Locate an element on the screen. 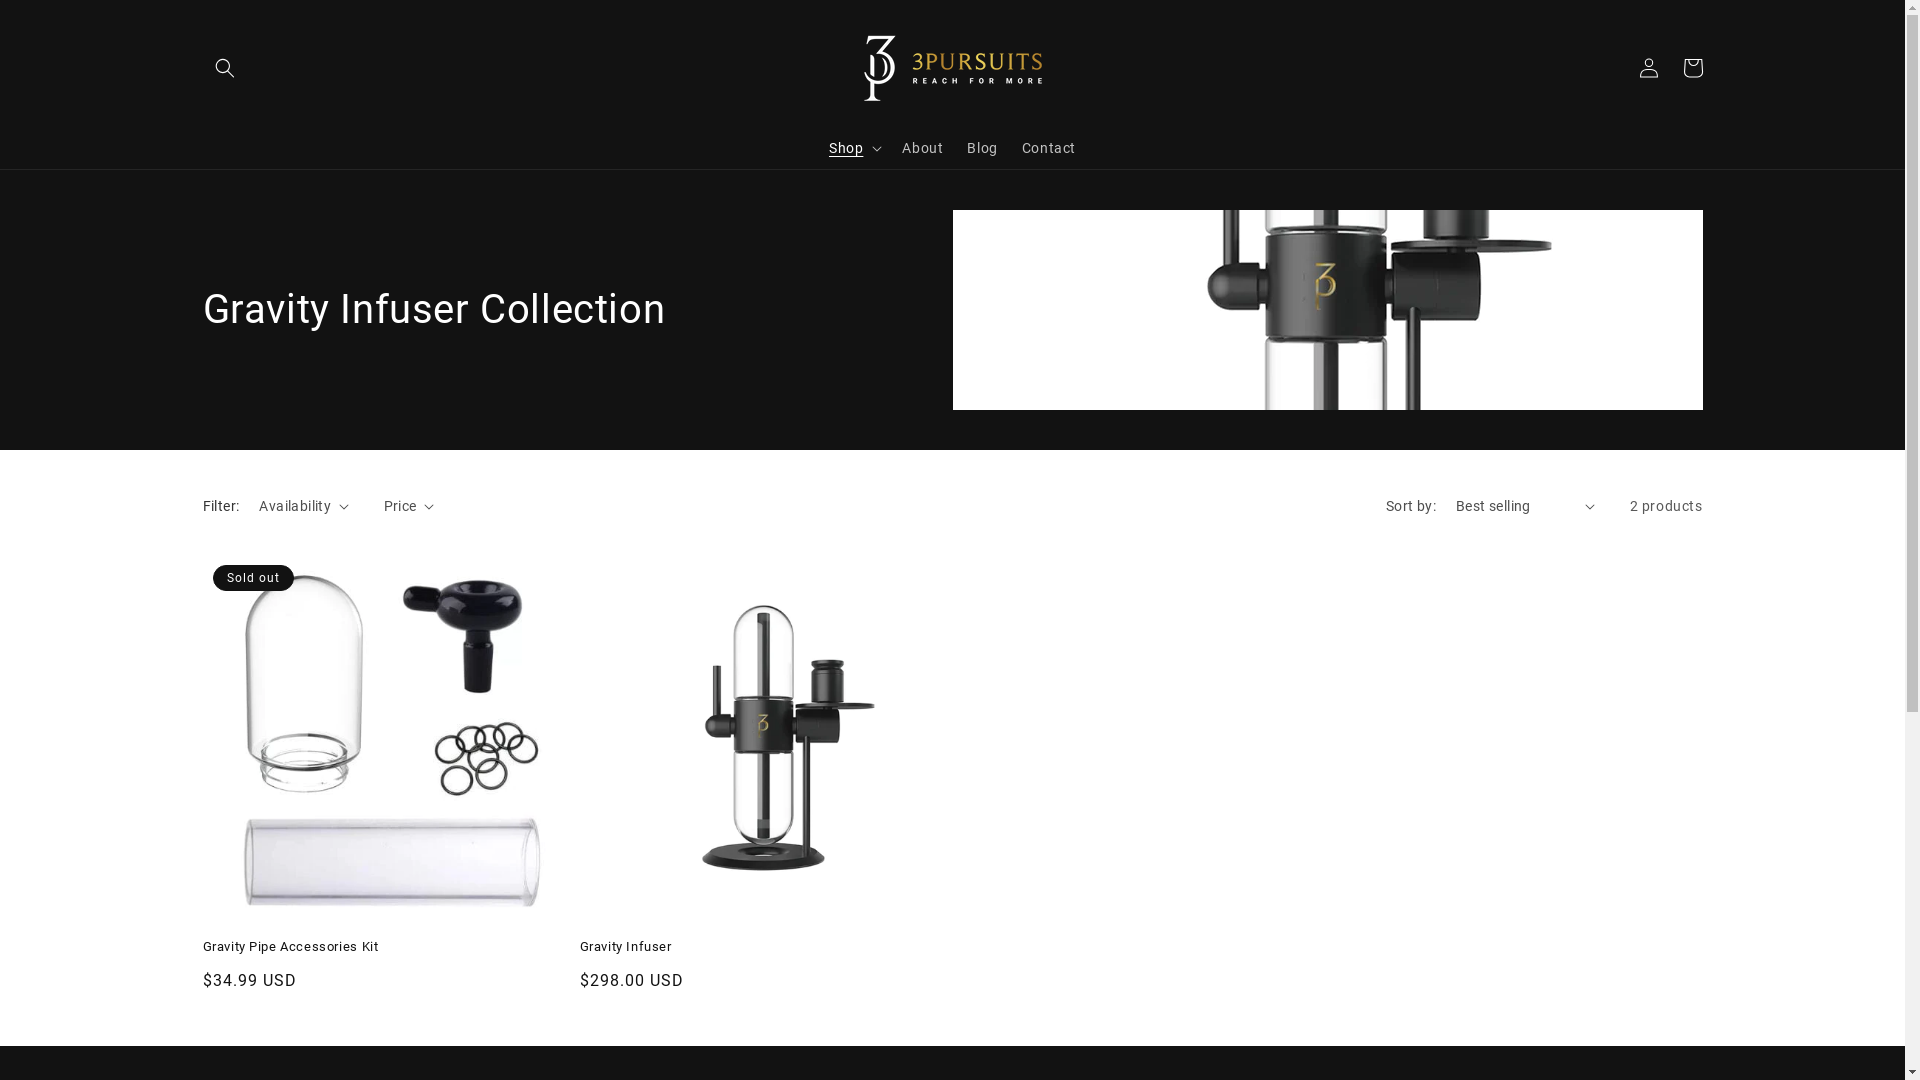  'Cart' is located at coordinates (1690, 67).